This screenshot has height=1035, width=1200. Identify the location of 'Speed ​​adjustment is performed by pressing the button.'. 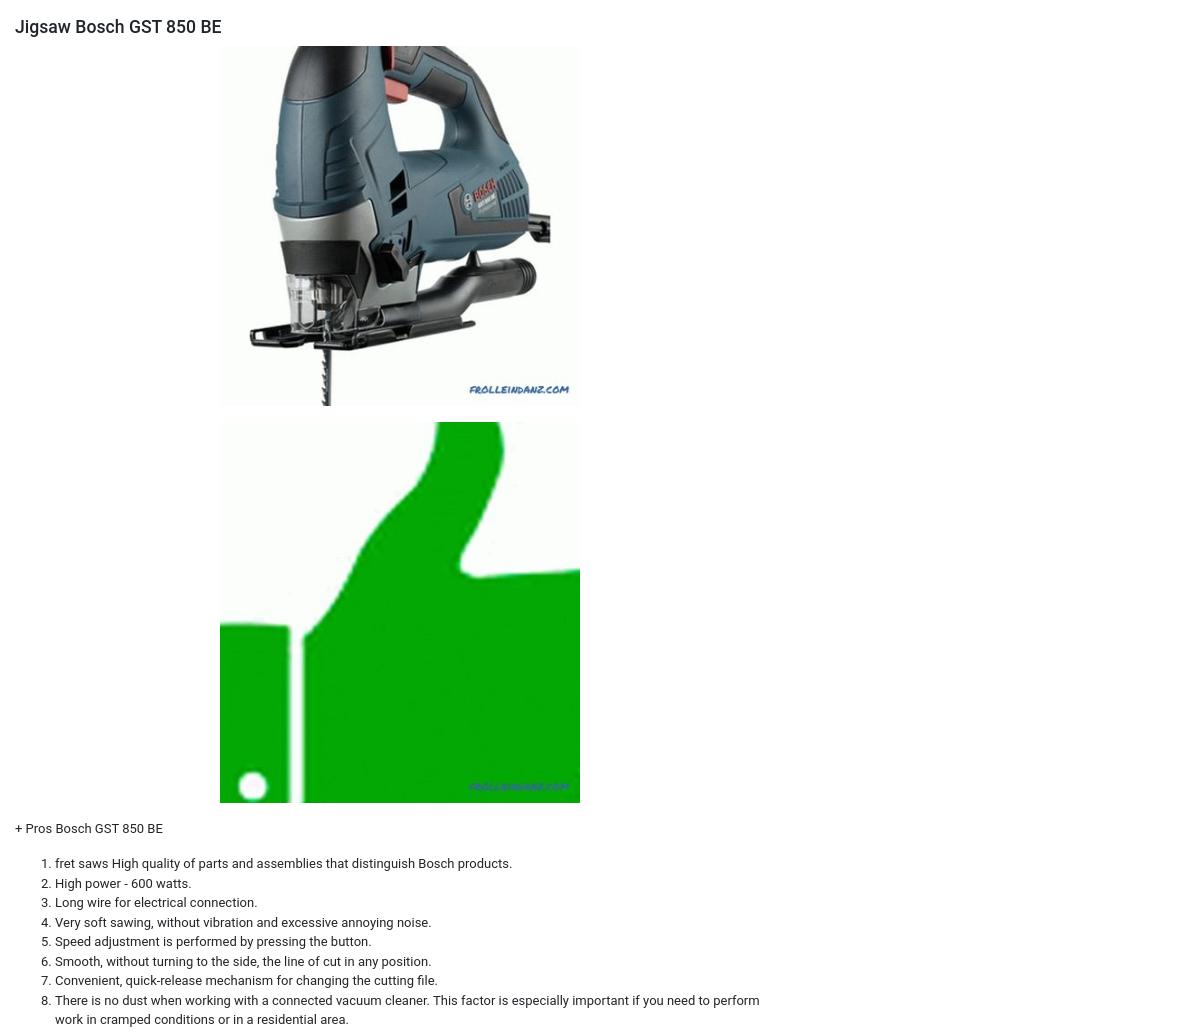
(212, 940).